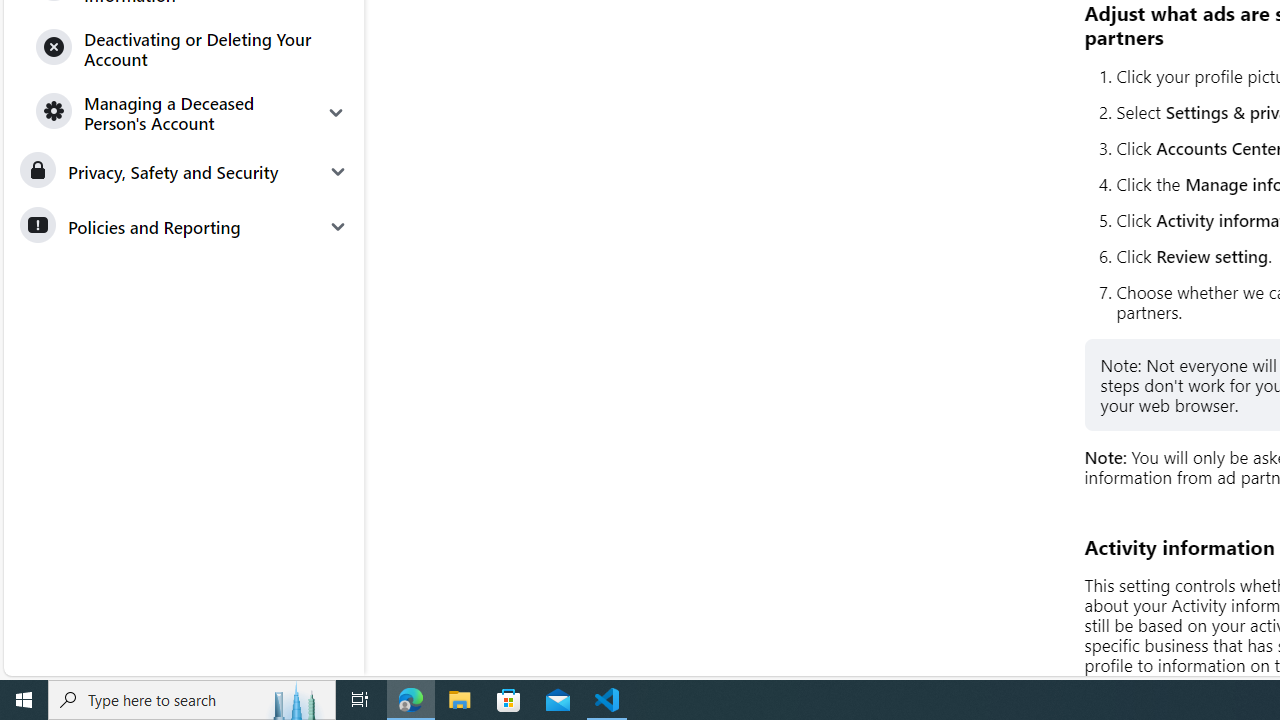 The height and width of the screenshot is (720, 1280). Describe the element at coordinates (192, 112) in the screenshot. I see `'Managing a Deceased Person'` at that location.